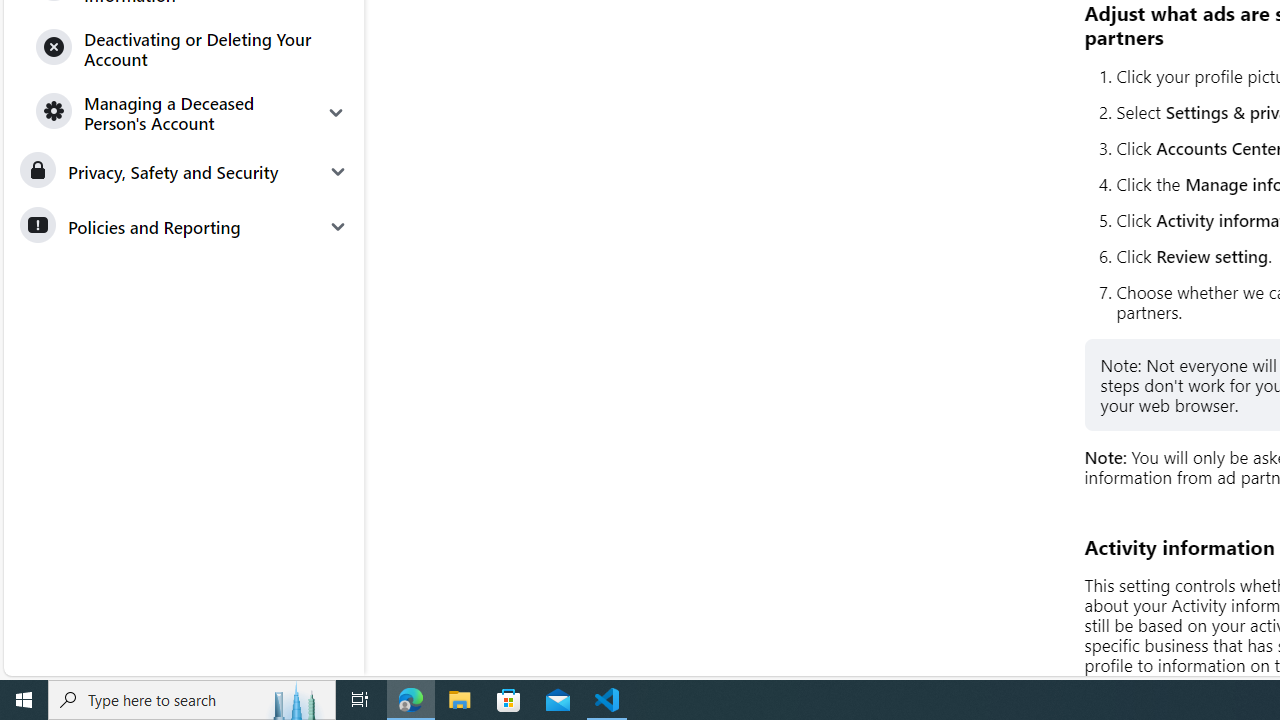 The height and width of the screenshot is (720, 1280). Describe the element at coordinates (192, 112) in the screenshot. I see `'Managing a Deceased Person'` at that location.